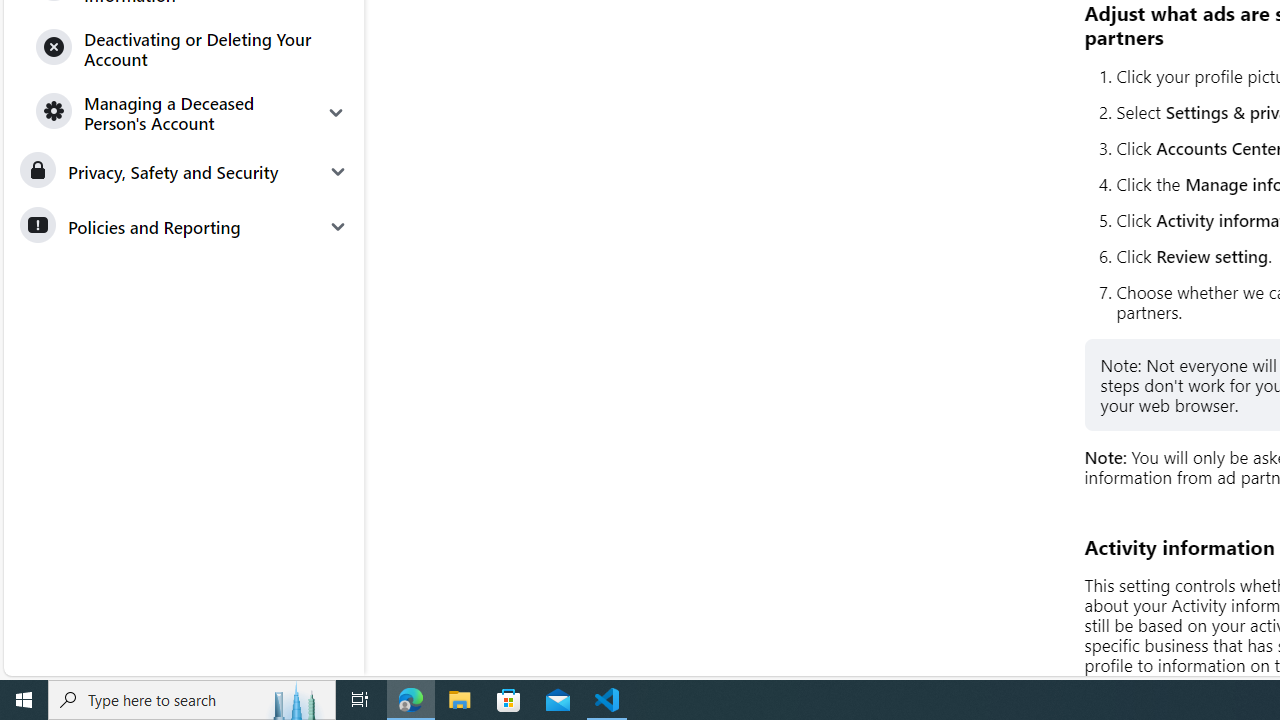 The height and width of the screenshot is (720, 1280). Describe the element at coordinates (192, 112) in the screenshot. I see `'Managing a Deceased Person'` at that location.